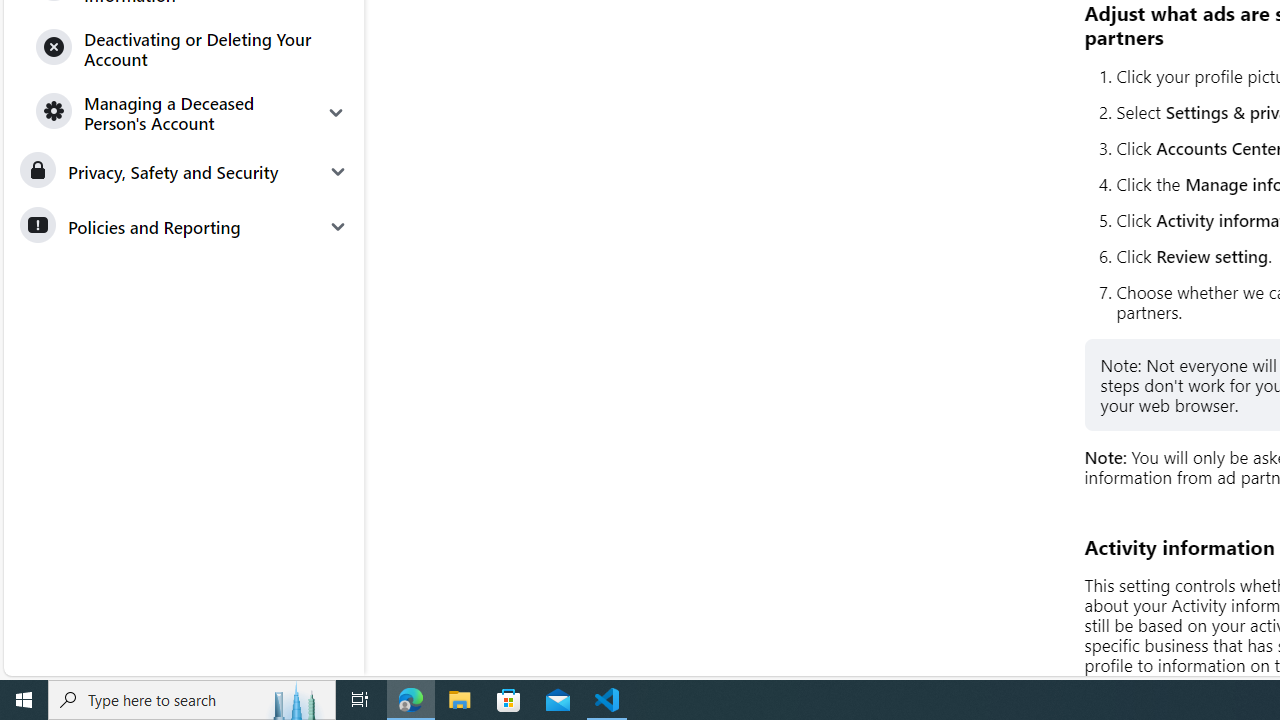 The height and width of the screenshot is (720, 1280). Describe the element at coordinates (192, 112) in the screenshot. I see `'Managing a Deceased Person'` at that location.